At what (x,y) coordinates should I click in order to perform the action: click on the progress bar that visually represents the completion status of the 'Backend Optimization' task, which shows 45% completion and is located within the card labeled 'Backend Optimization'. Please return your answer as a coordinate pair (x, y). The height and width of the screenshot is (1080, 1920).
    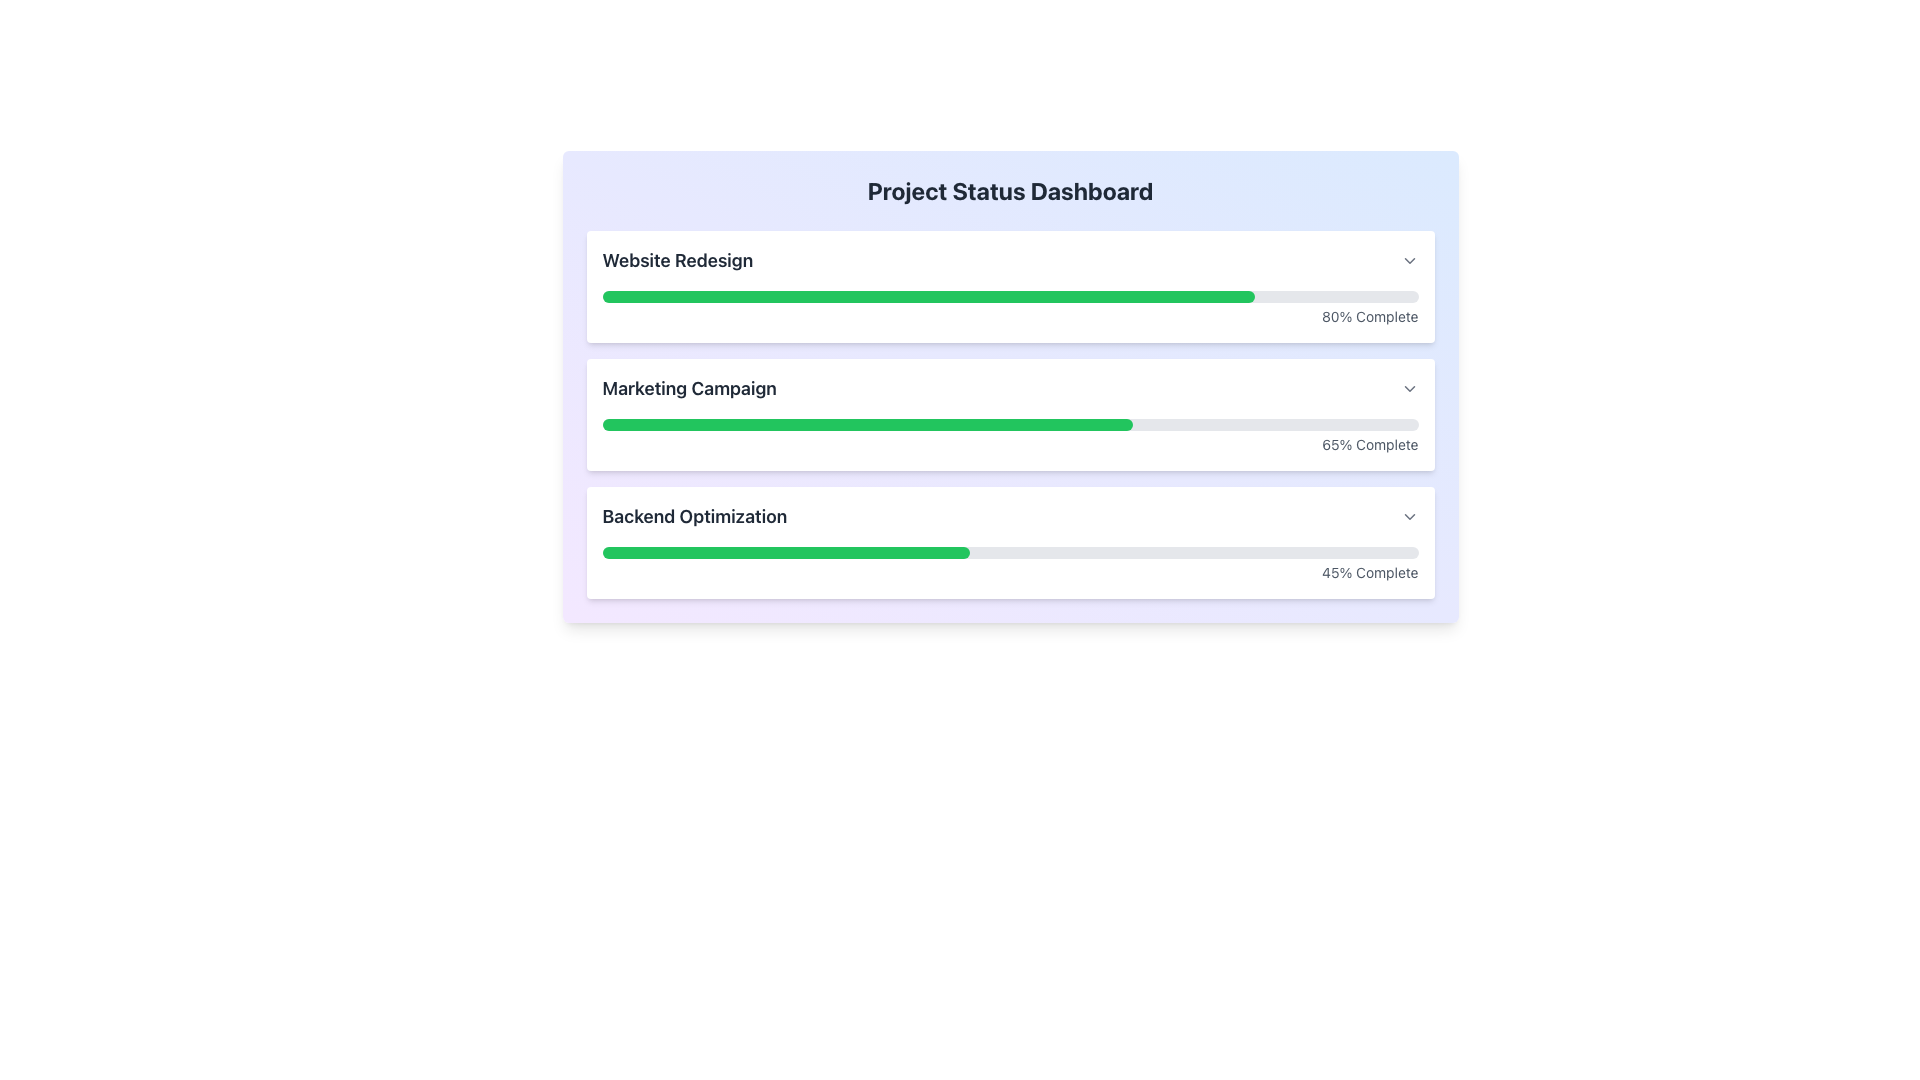
    Looking at the image, I should click on (1010, 552).